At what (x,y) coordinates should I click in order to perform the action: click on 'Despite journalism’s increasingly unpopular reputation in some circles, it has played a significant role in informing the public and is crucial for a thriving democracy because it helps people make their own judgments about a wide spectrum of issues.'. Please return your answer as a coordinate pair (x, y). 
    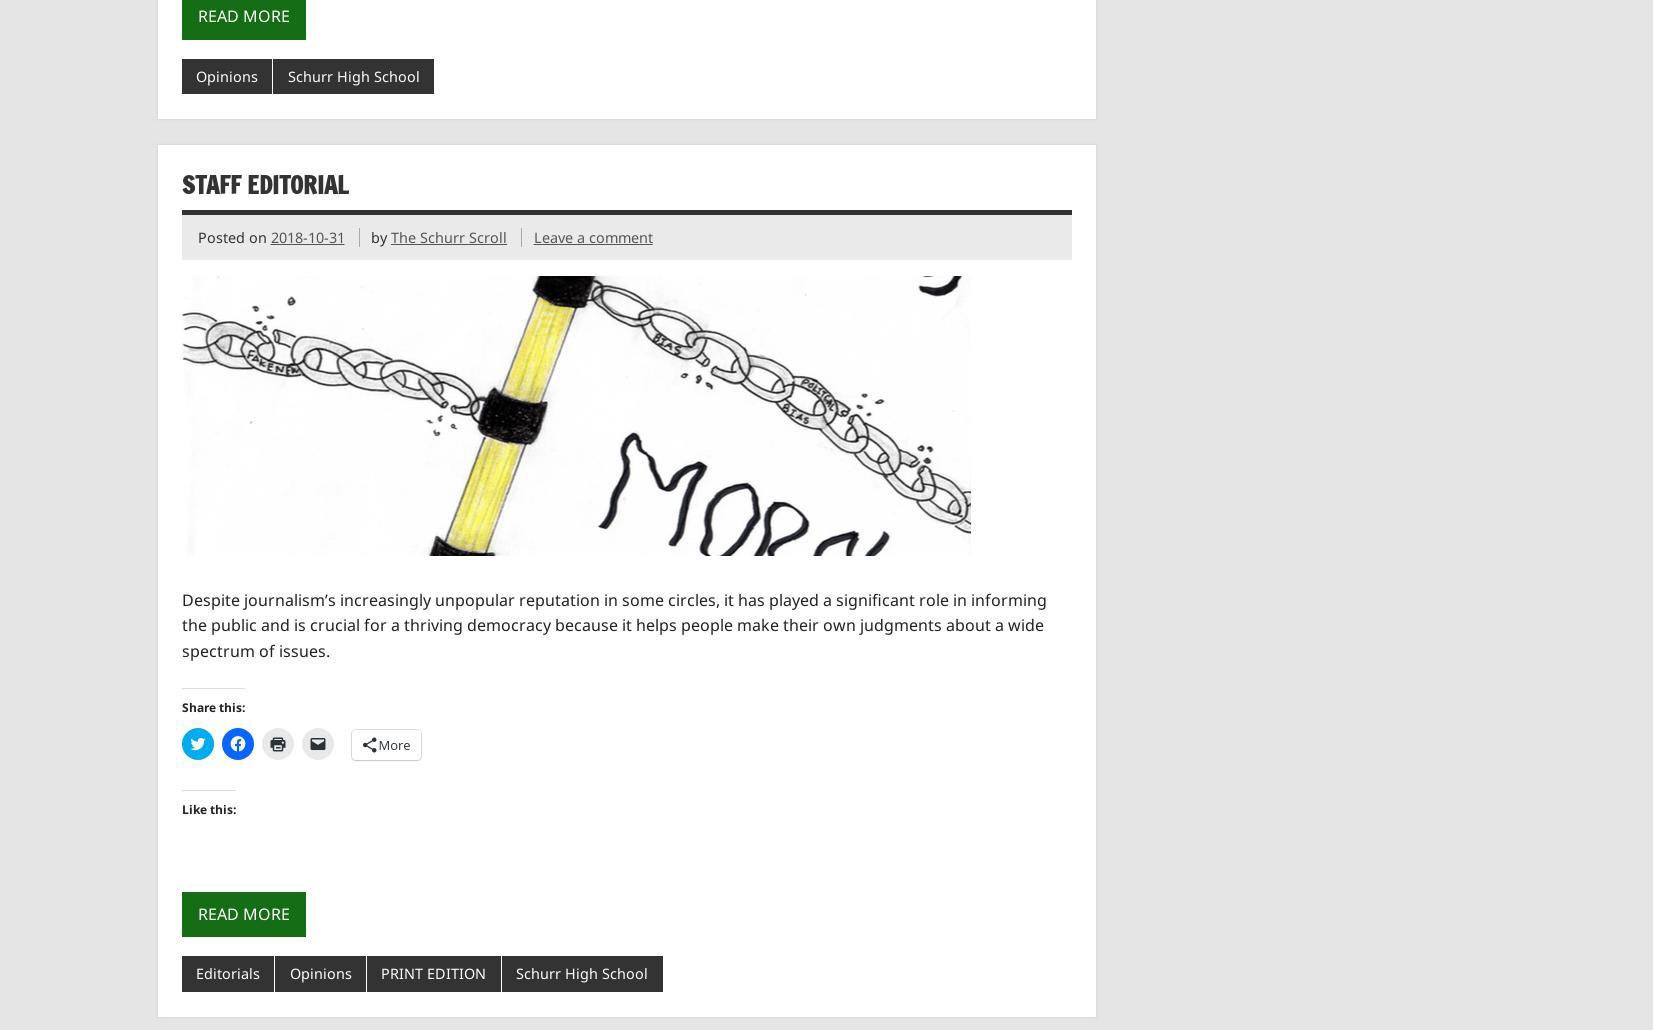
    Looking at the image, I should click on (612, 623).